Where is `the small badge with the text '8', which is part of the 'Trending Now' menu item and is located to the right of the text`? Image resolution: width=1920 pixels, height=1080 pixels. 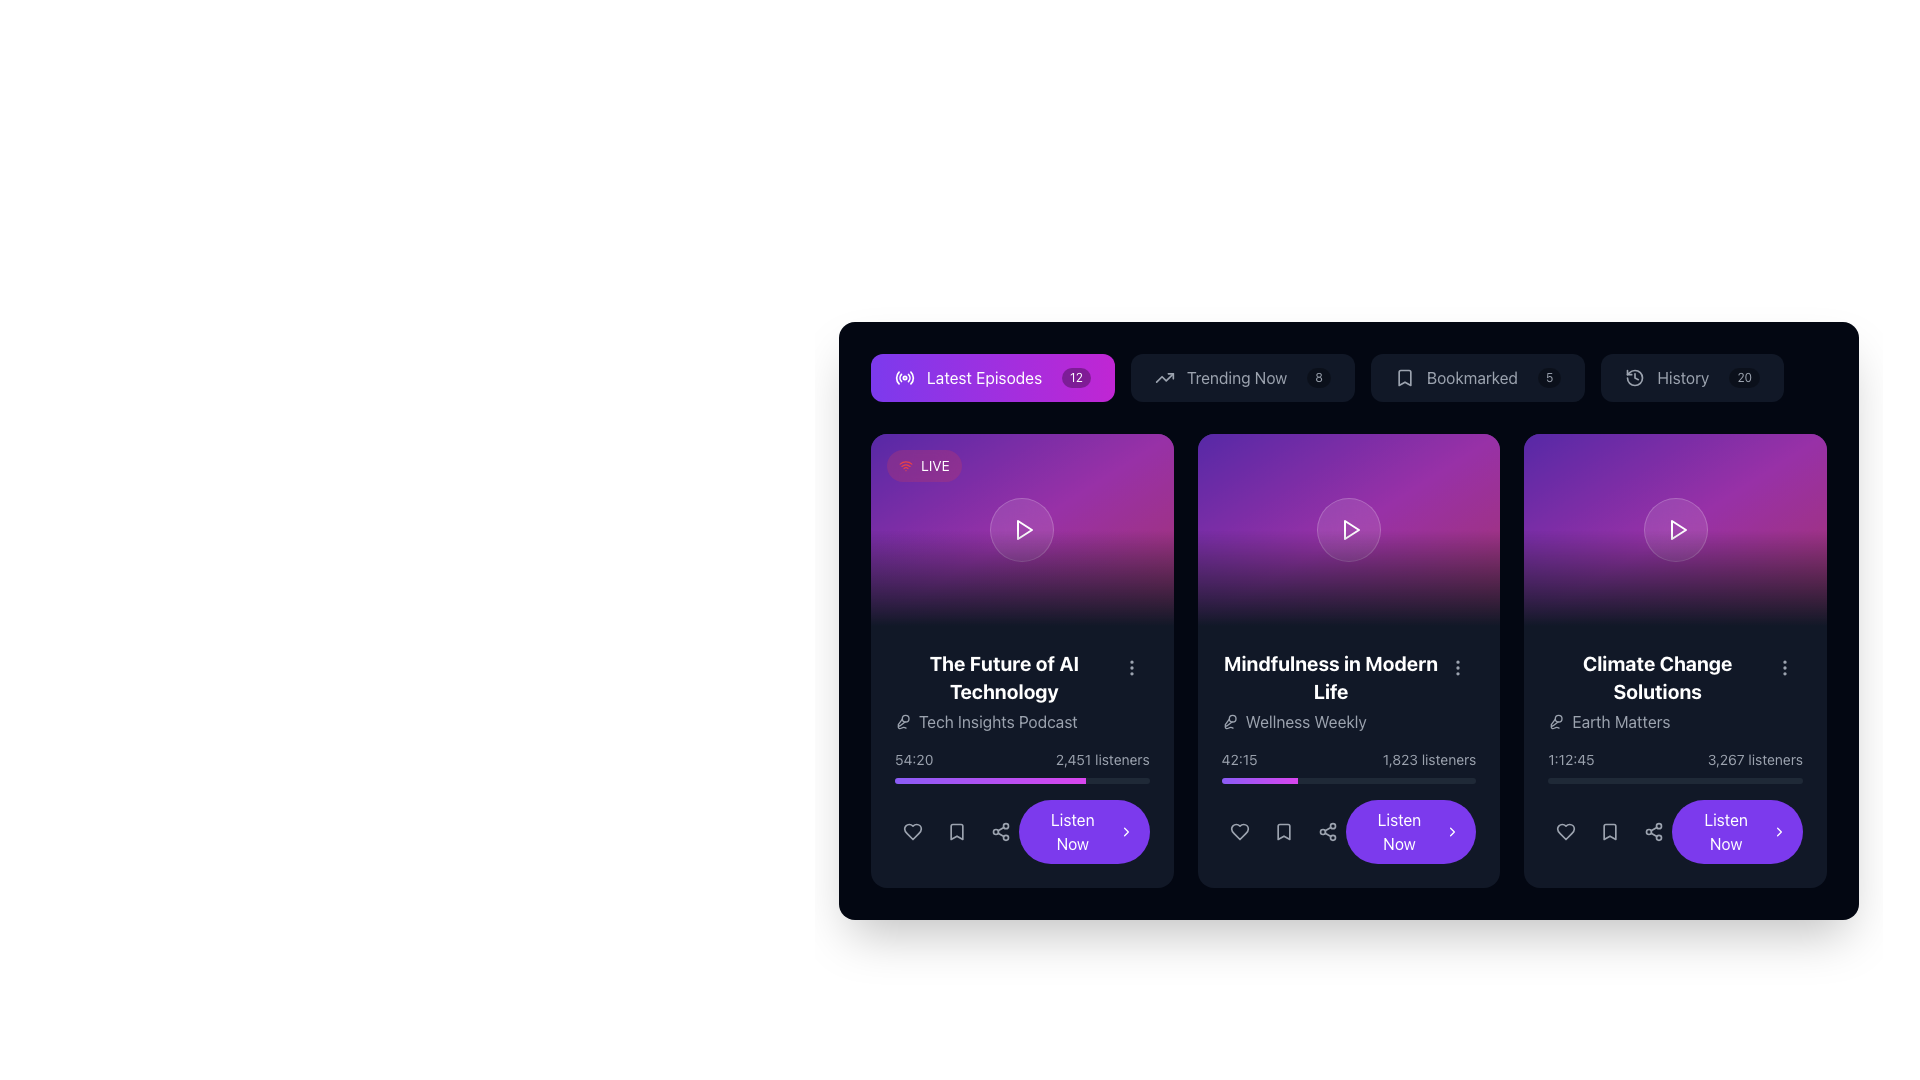 the small badge with the text '8', which is part of the 'Trending Now' menu item and is located to the right of the text is located at coordinates (1319, 378).